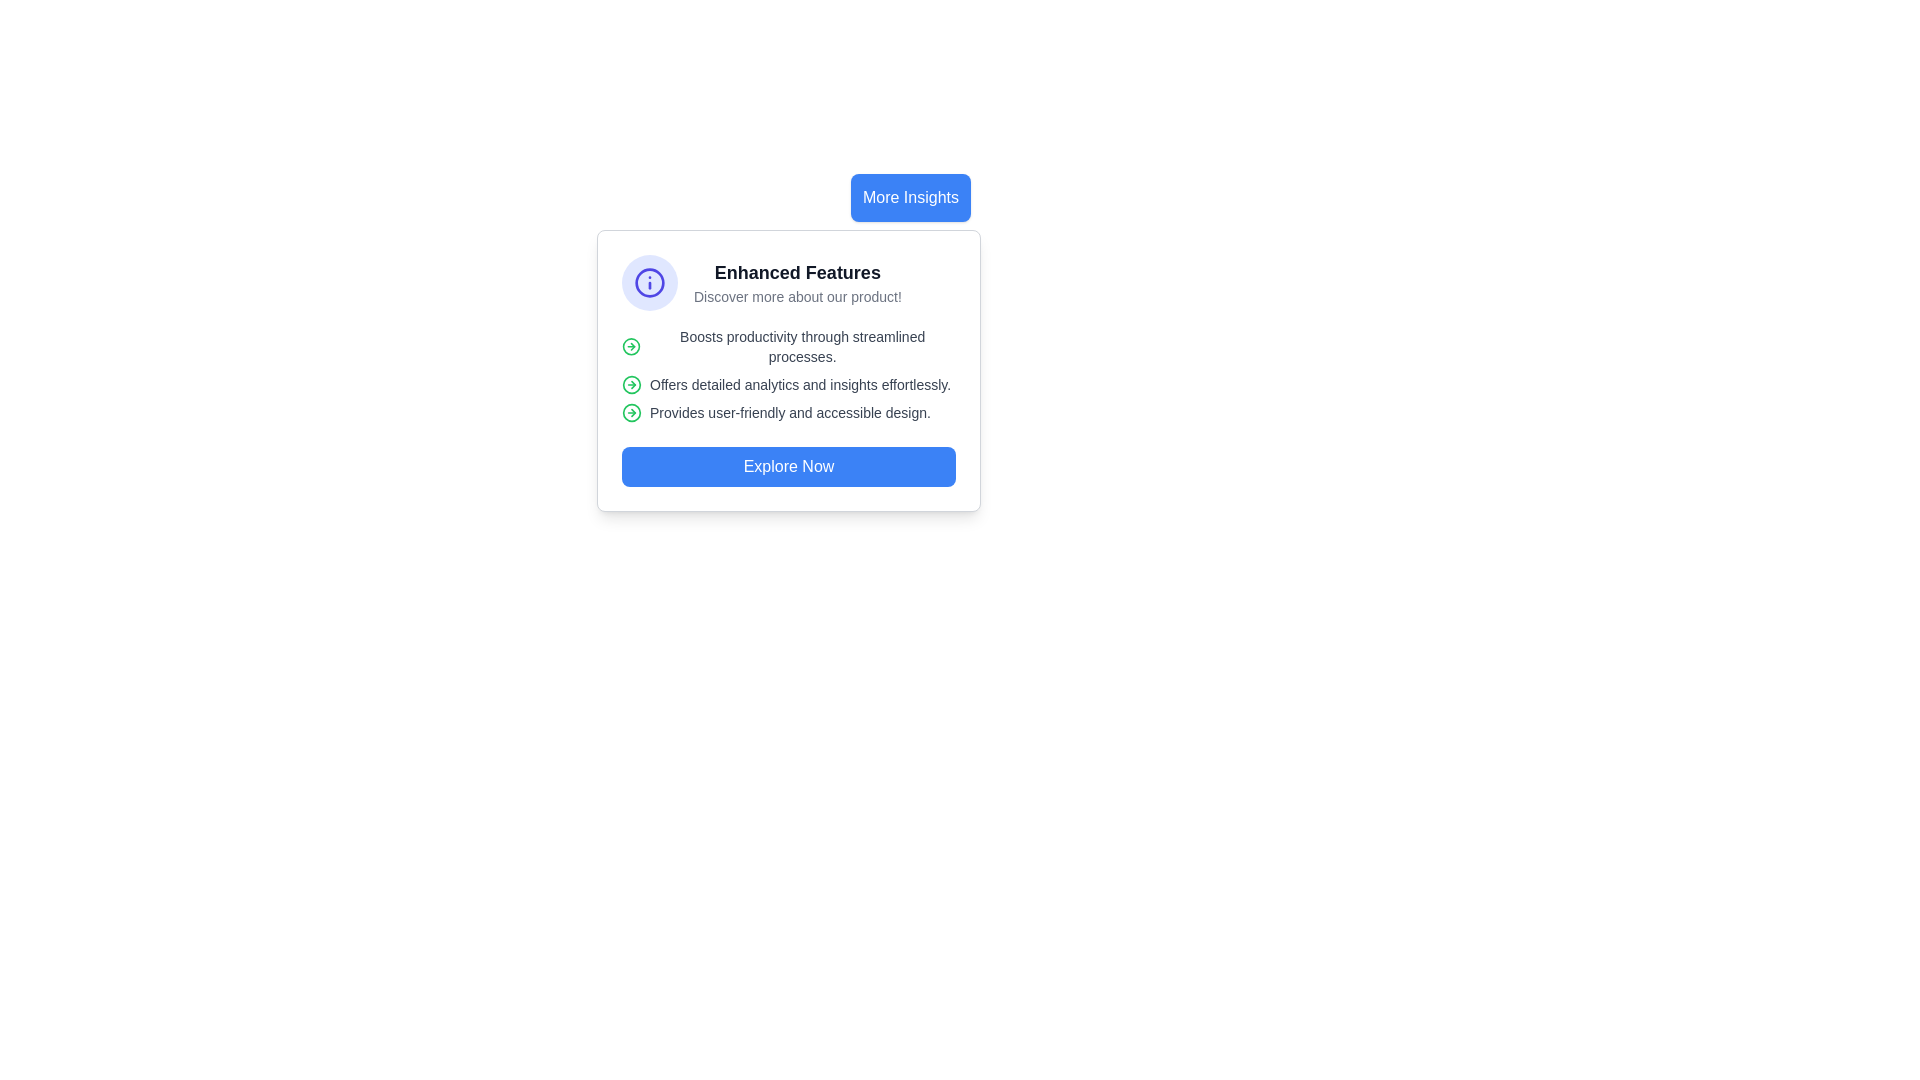 This screenshot has height=1080, width=1920. I want to click on the green circle icon with a rightward arrow, located at the leftmost side of the bullet point stating 'Provides user-friendly and accessible design.', so click(631, 411).